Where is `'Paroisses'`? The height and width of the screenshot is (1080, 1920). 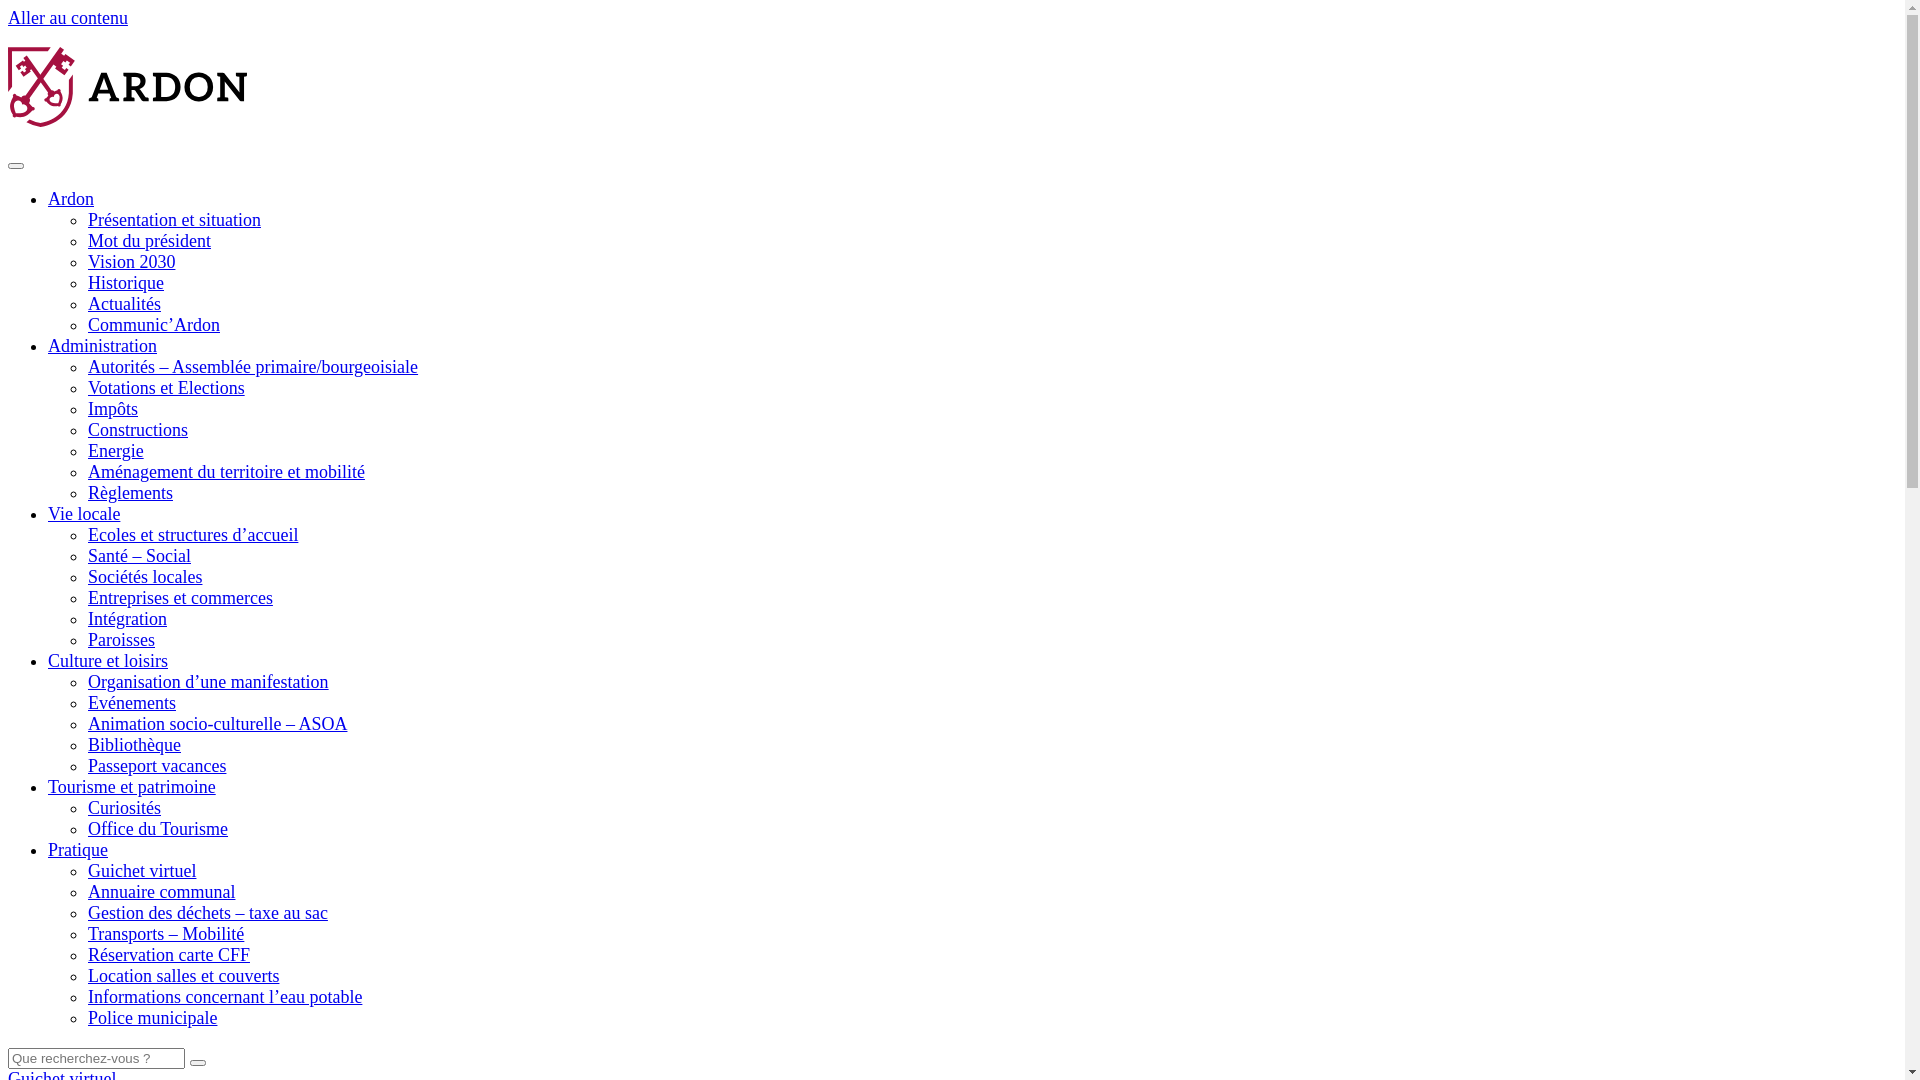
'Paroisses' is located at coordinates (120, 640).